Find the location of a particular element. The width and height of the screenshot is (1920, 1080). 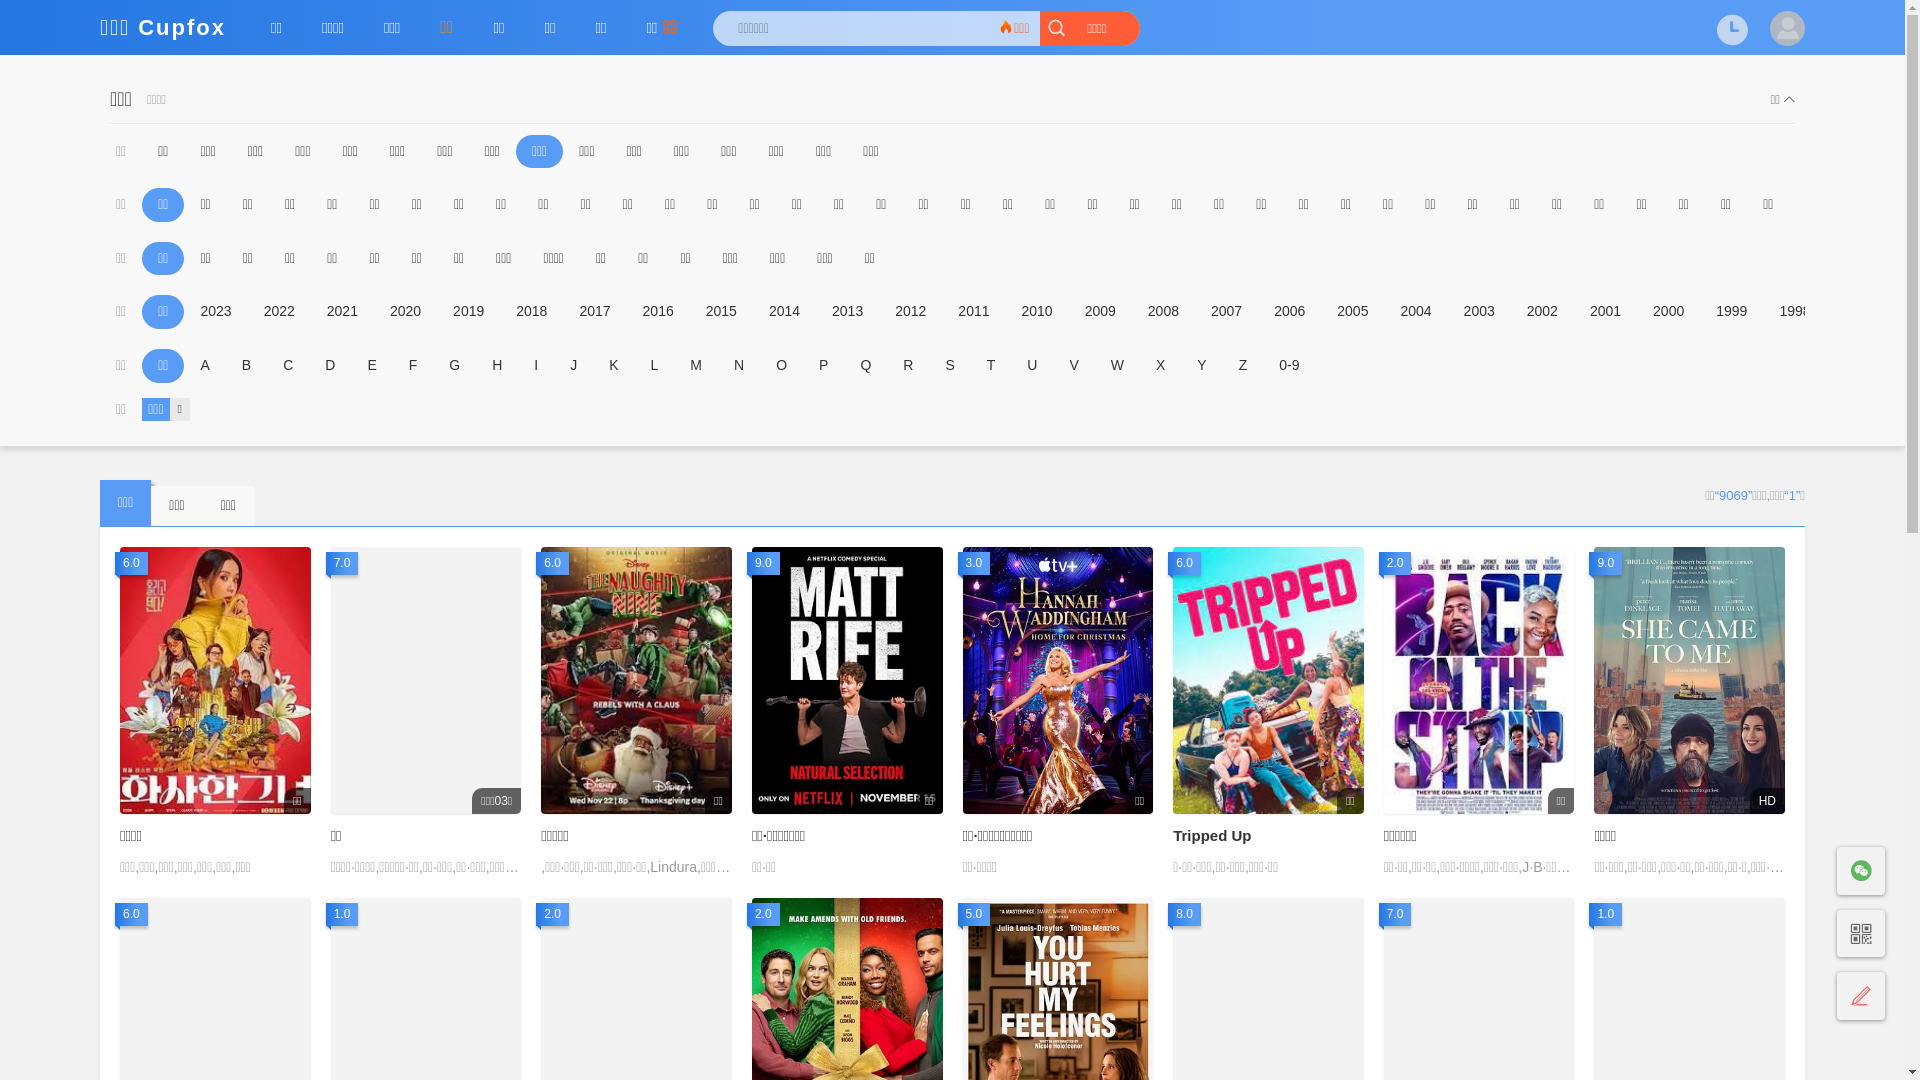

'2007' is located at coordinates (1225, 312).